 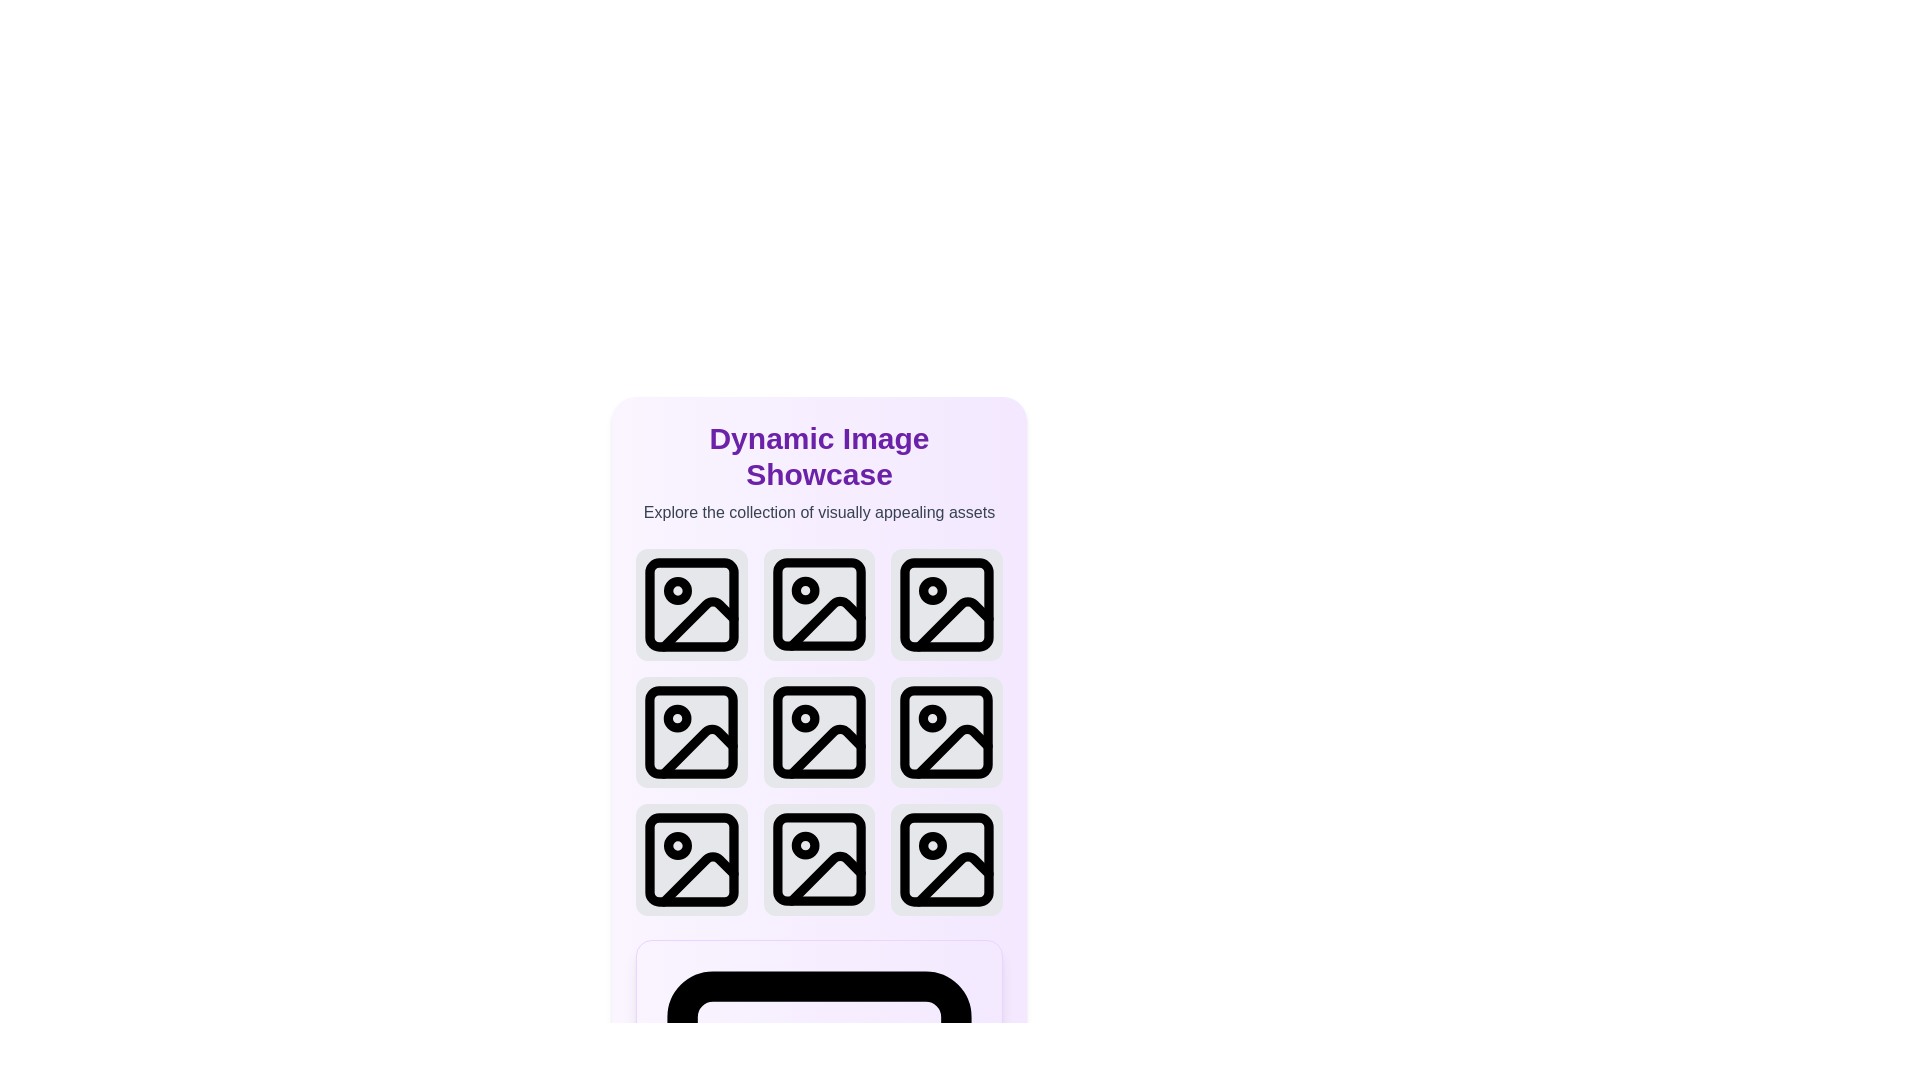 I want to click on the rectangular image placeholder with a light gray background and rounded corners located in the bottom-right corner of the 3x3 grid layout, so click(x=946, y=859).